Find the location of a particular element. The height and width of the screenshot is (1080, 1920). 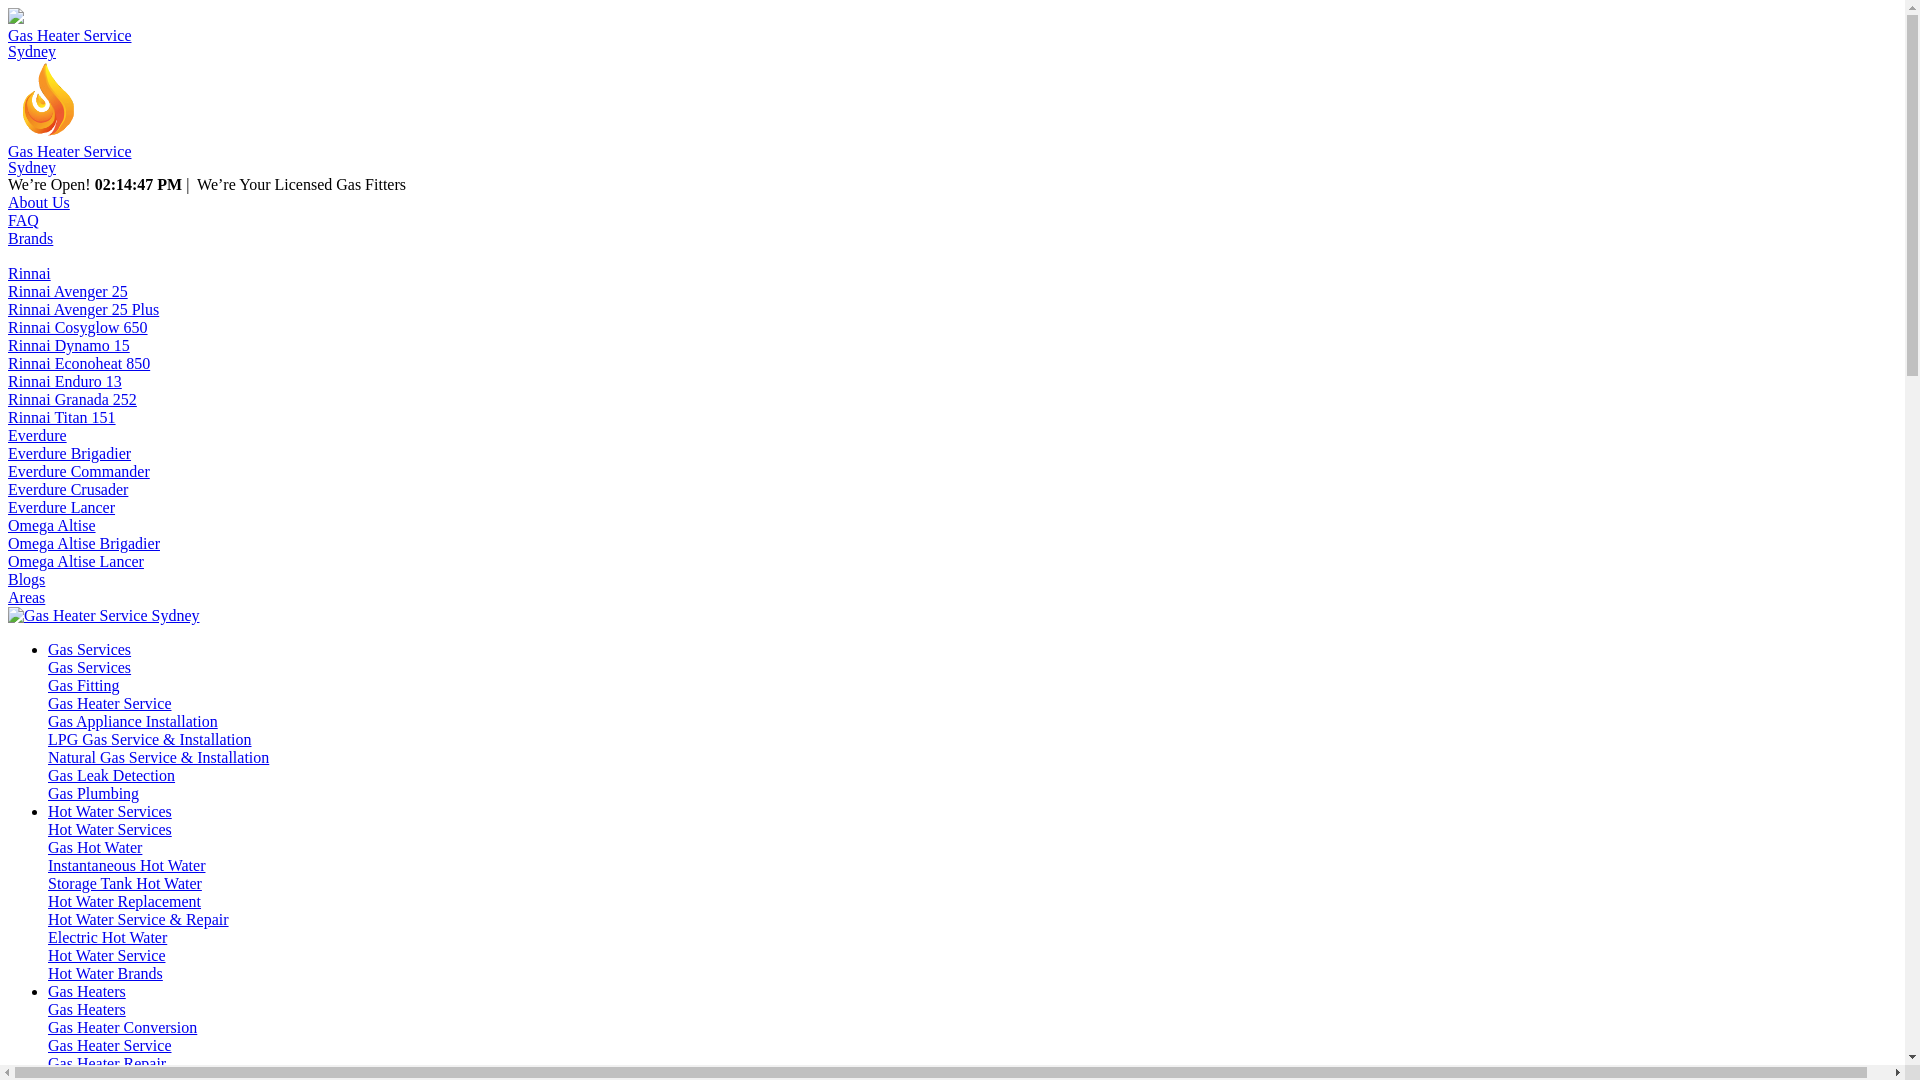

'Rinnai Cosyglow 650' is located at coordinates (8, 326).